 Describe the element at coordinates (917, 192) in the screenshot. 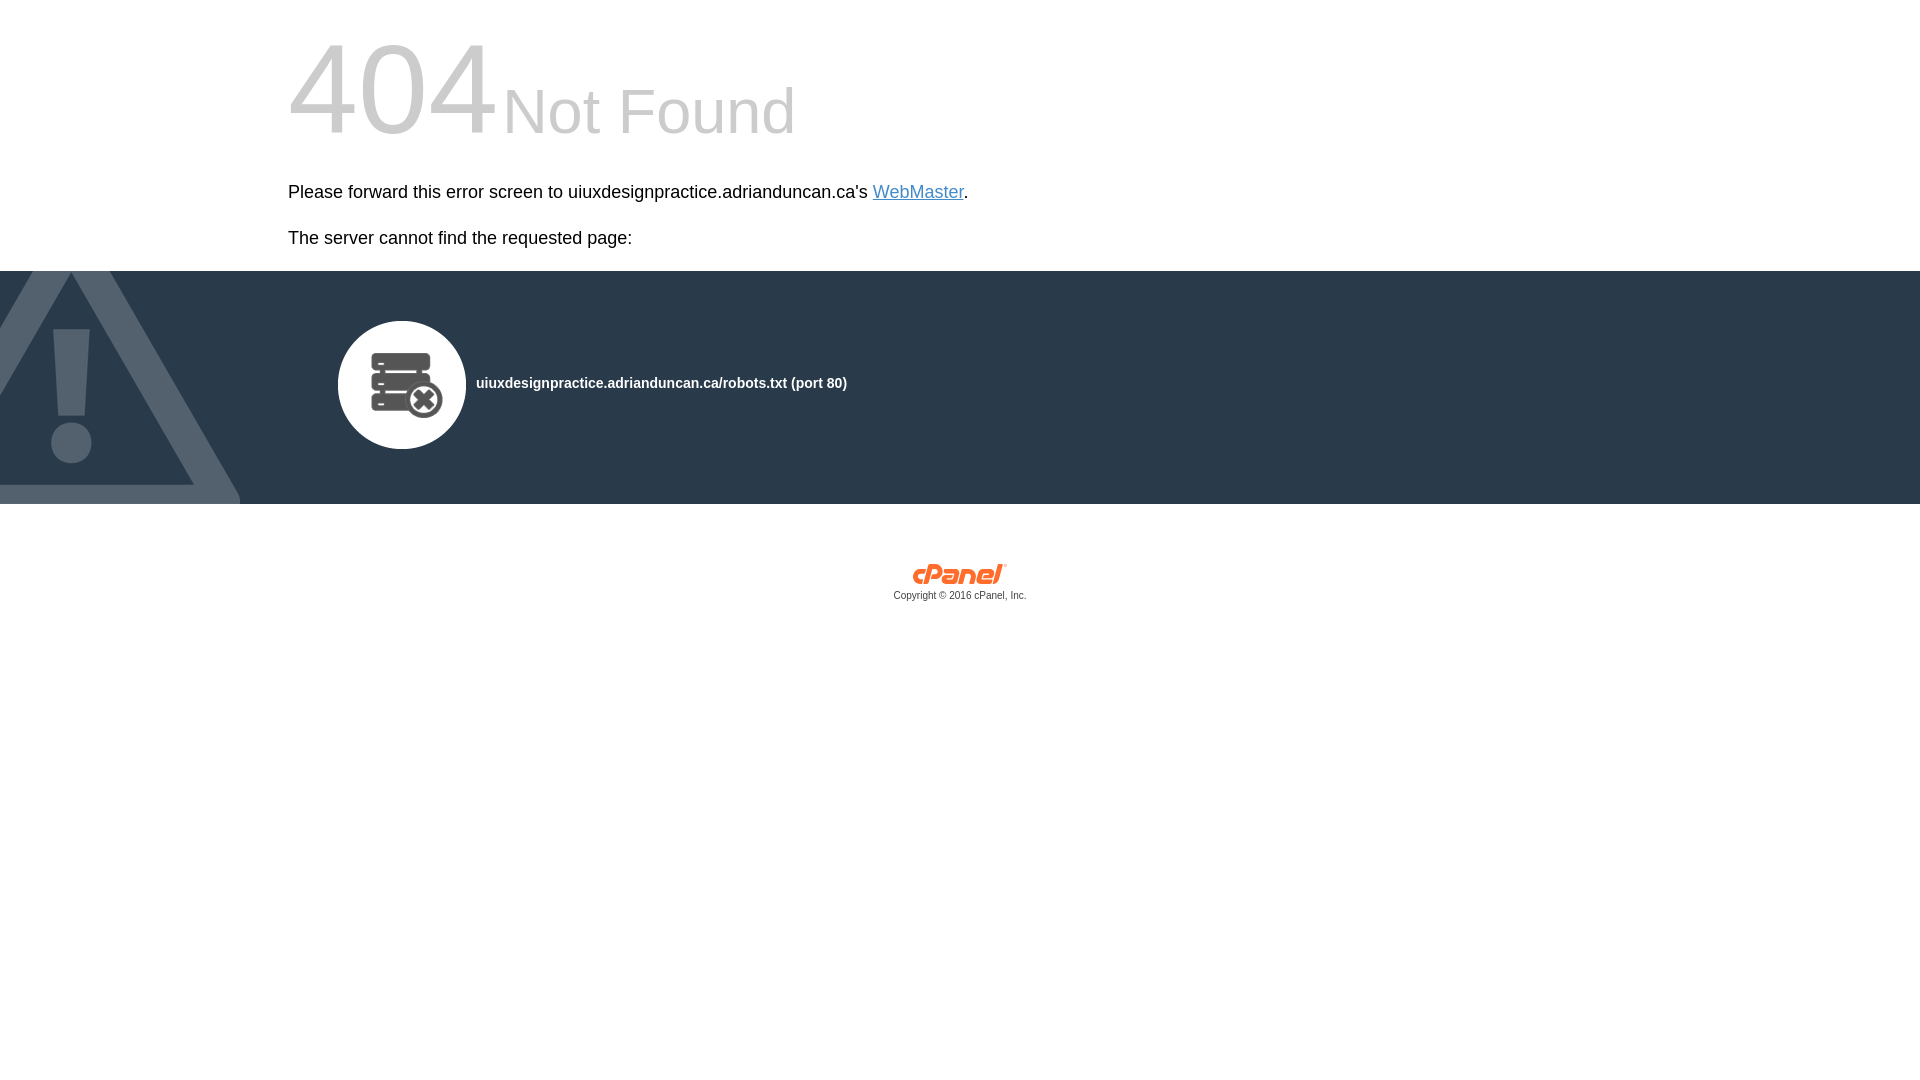

I see `'WebMaster'` at that location.